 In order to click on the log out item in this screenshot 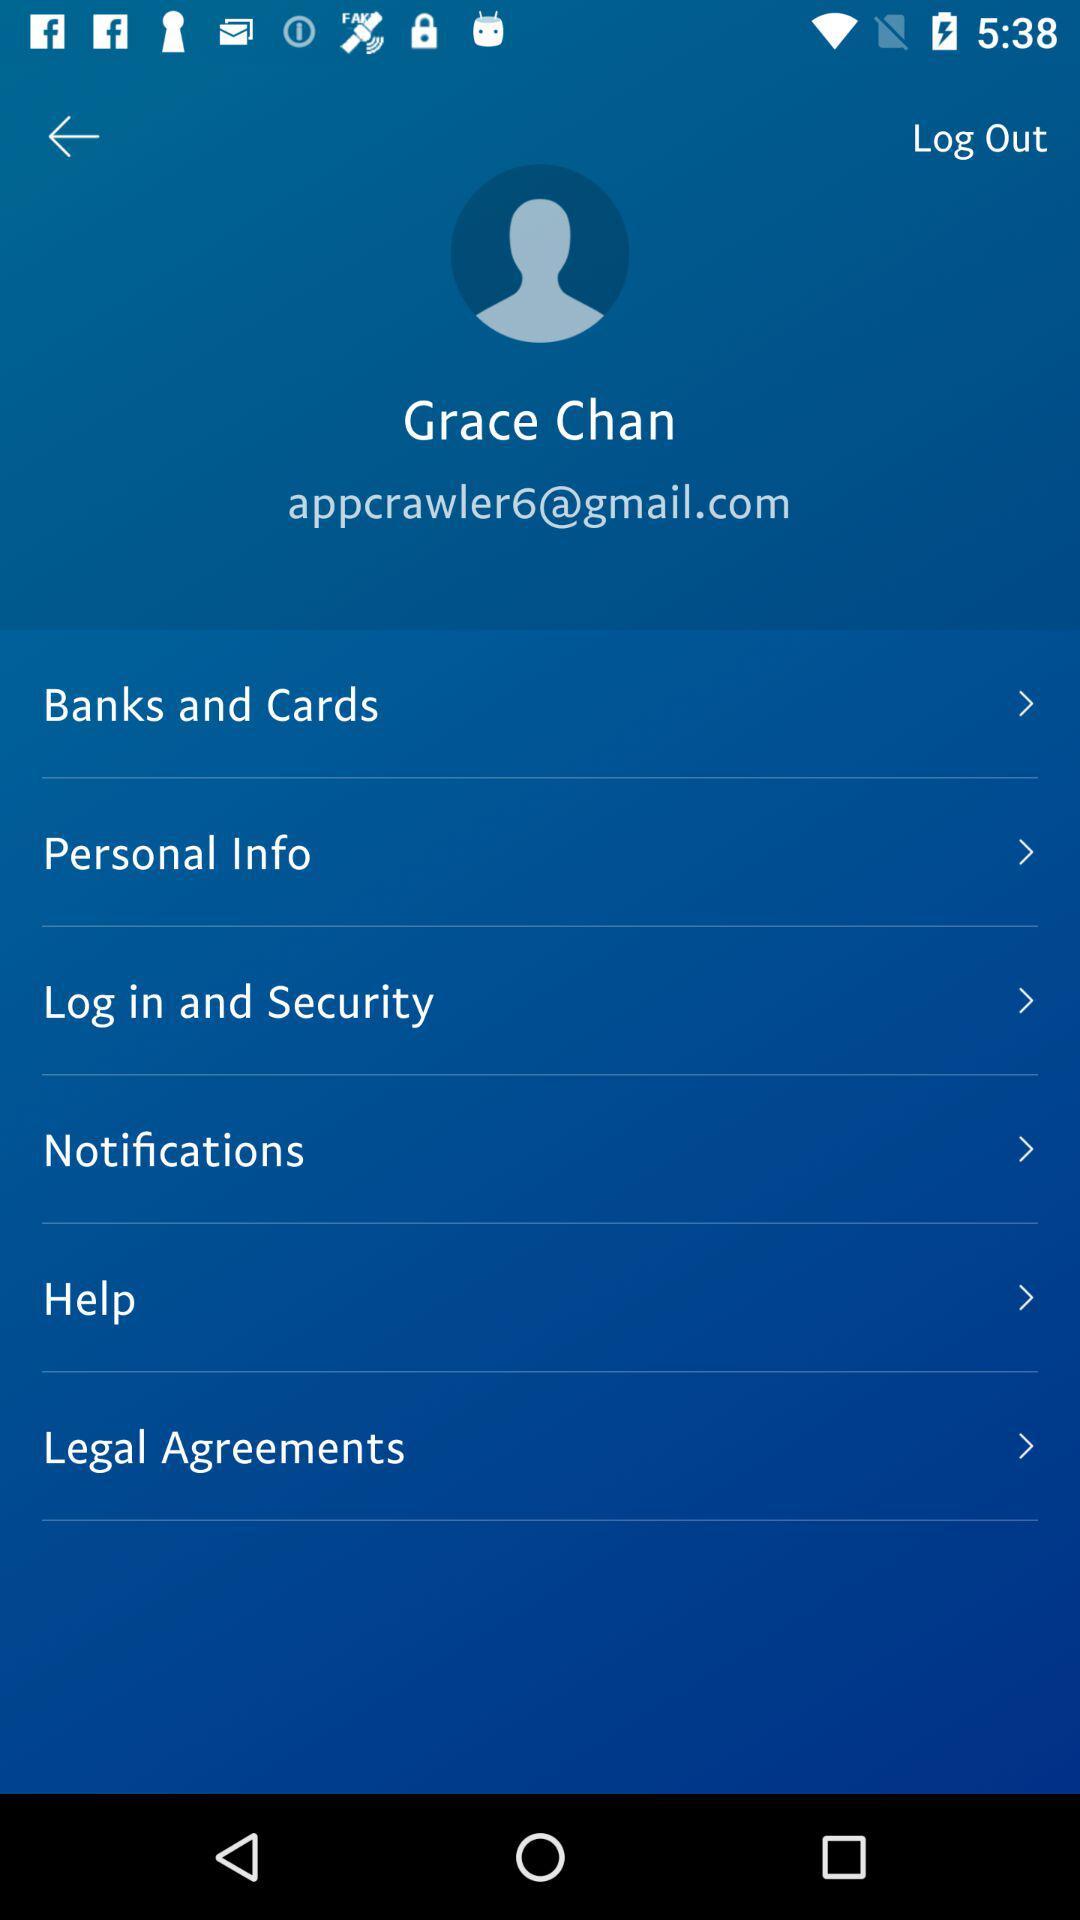, I will do `click(978, 135)`.